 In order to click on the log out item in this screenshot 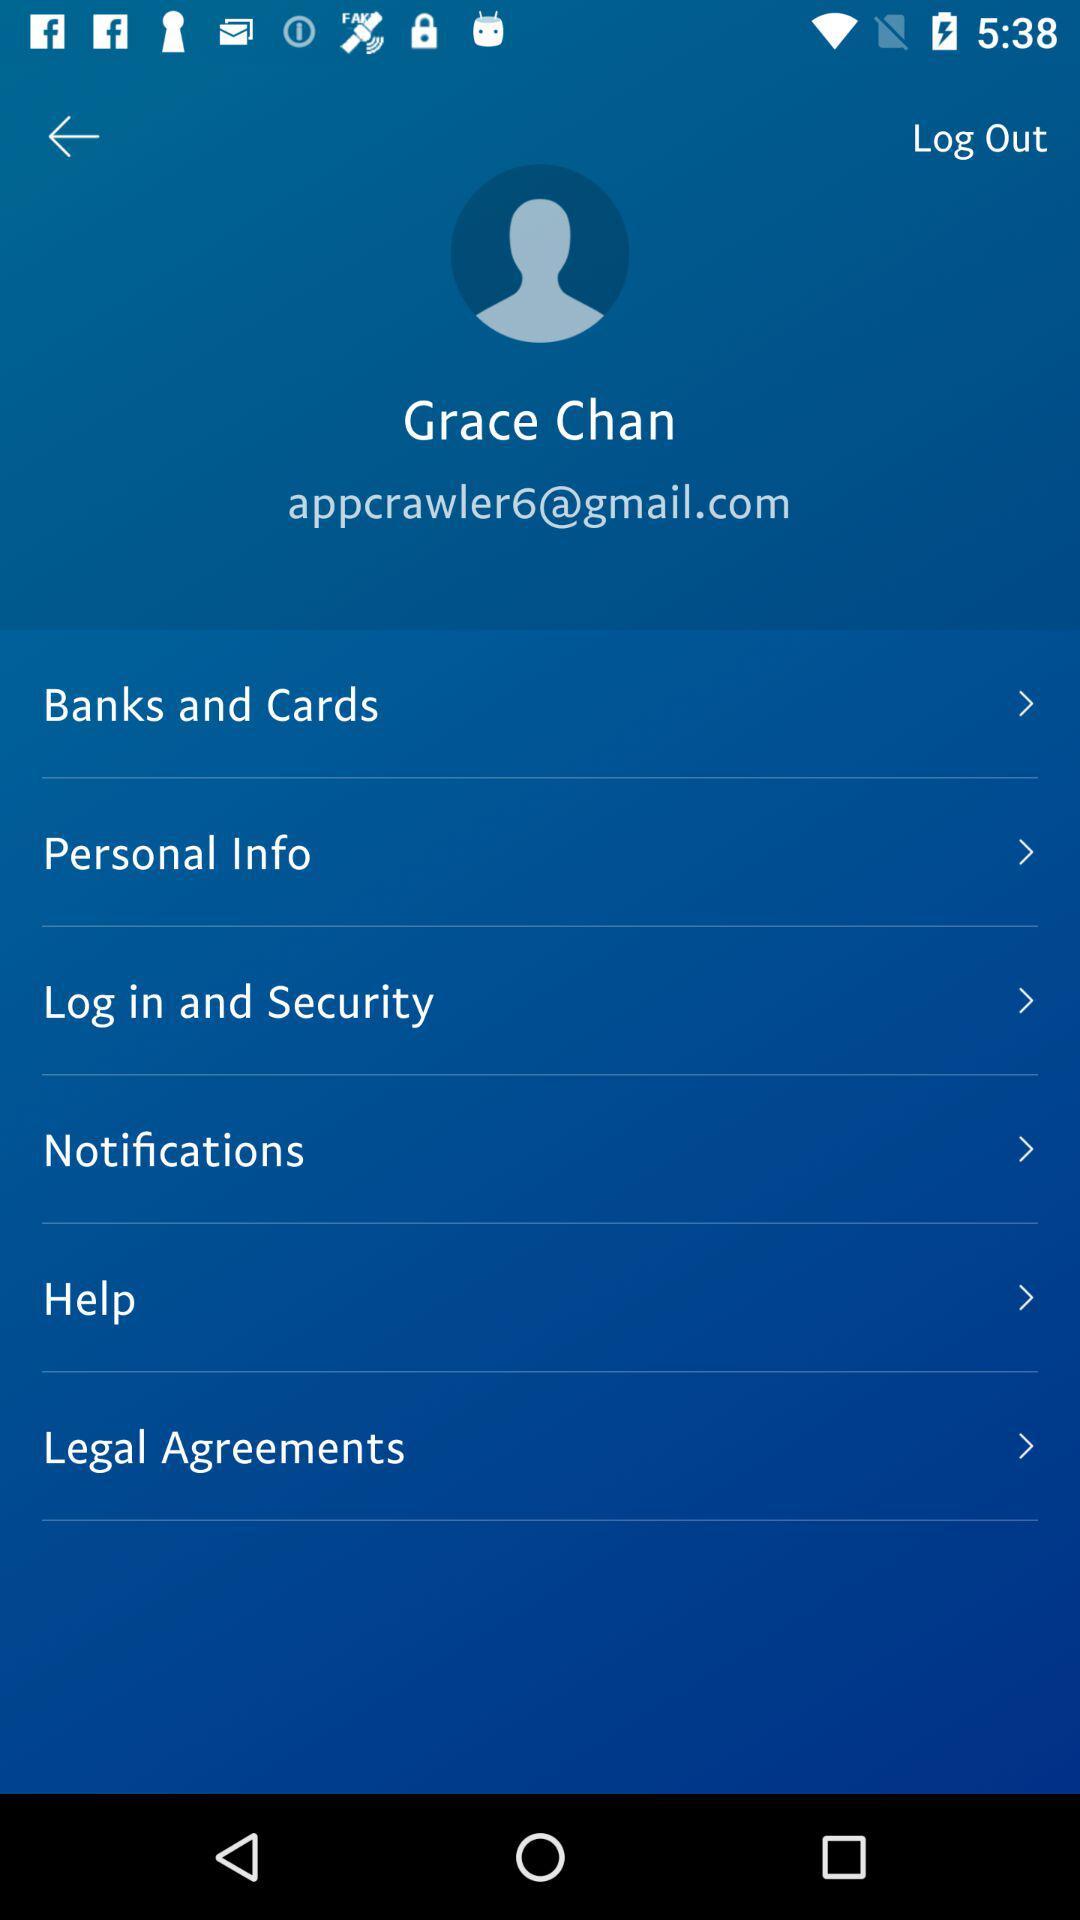, I will do `click(978, 135)`.